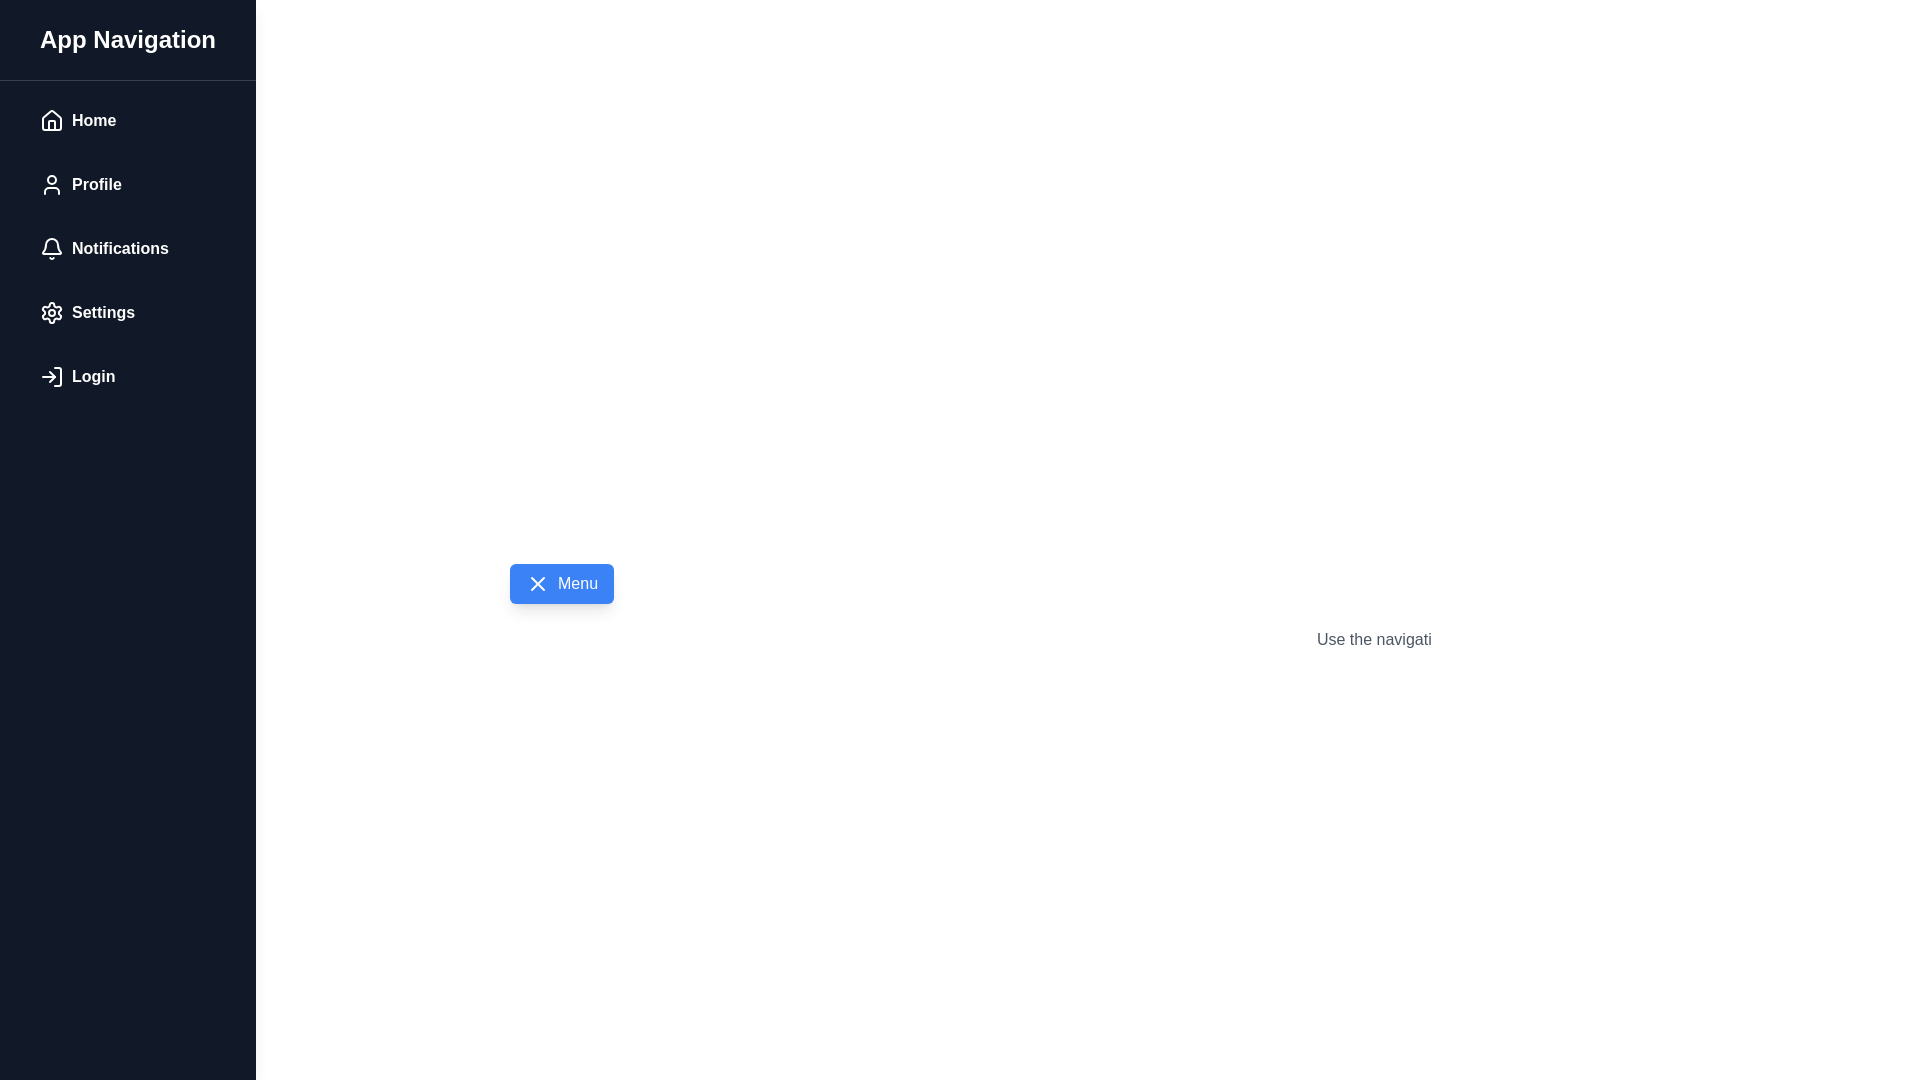 The width and height of the screenshot is (1920, 1080). What do you see at coordinates (52, 185) in the screenshot?
I see `the 'Profile' icon in the navigation menu, located to the left of the 'Profile' label` at bounding box center [52, 185].